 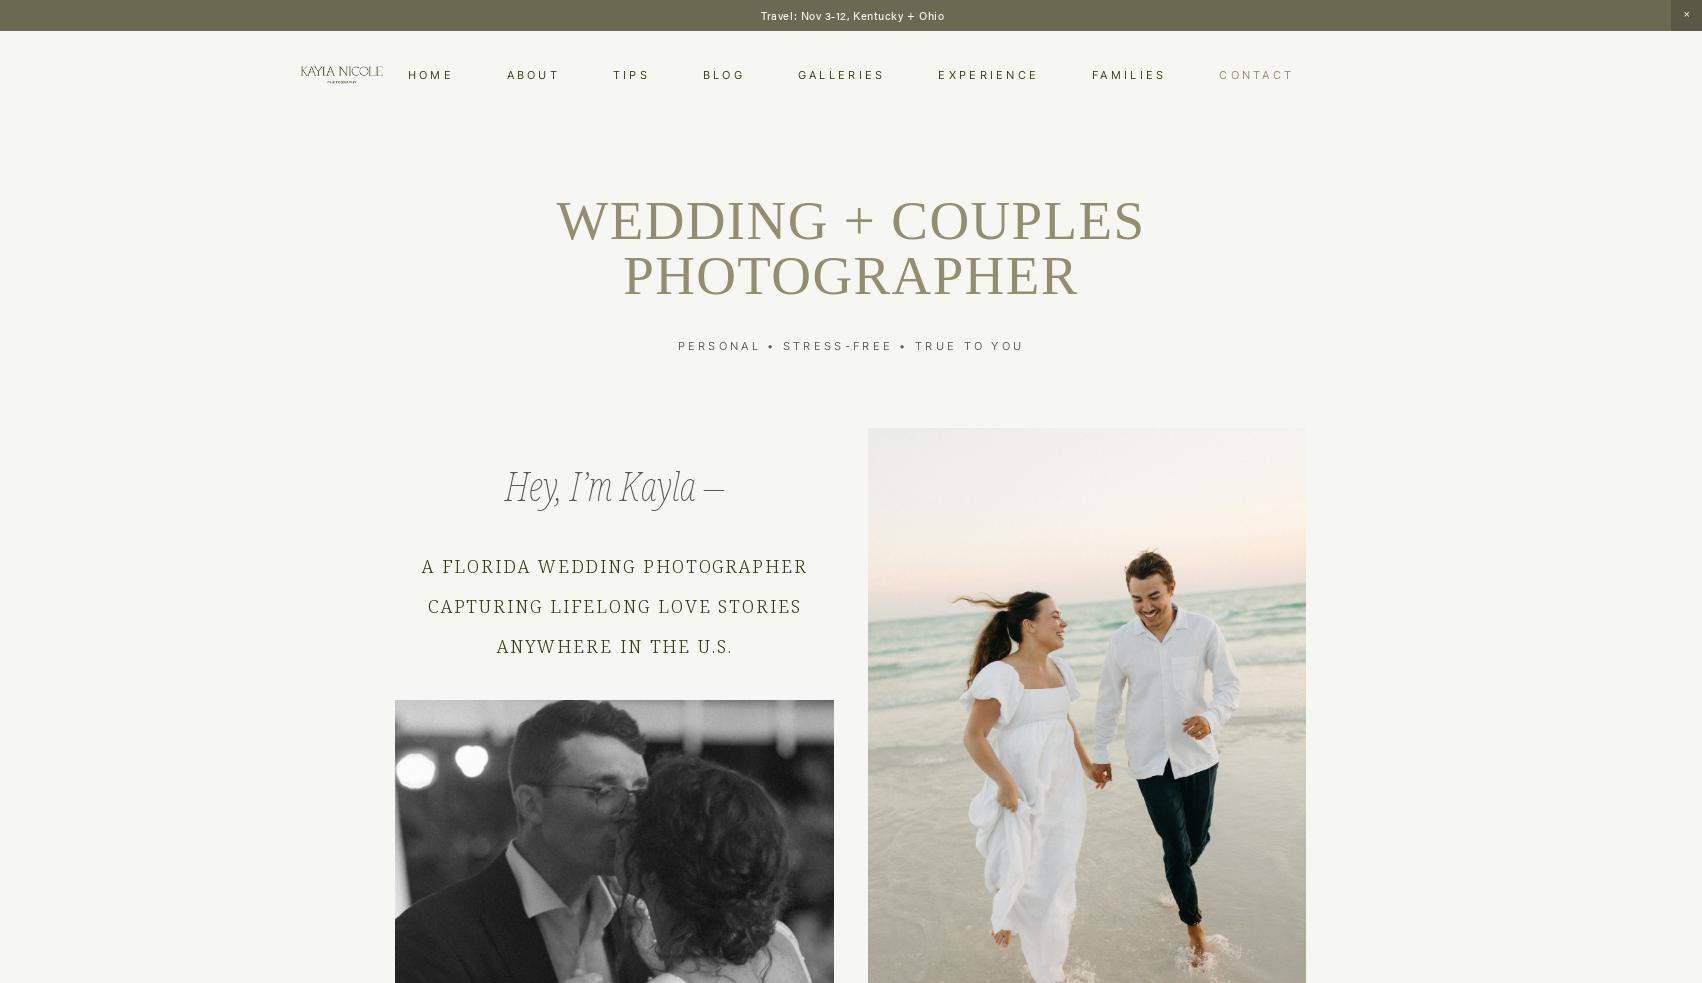 What do you see at coordinates (1127, 73) in the screenshot?
I see `'Families'` at bounding box center [1127, 73].